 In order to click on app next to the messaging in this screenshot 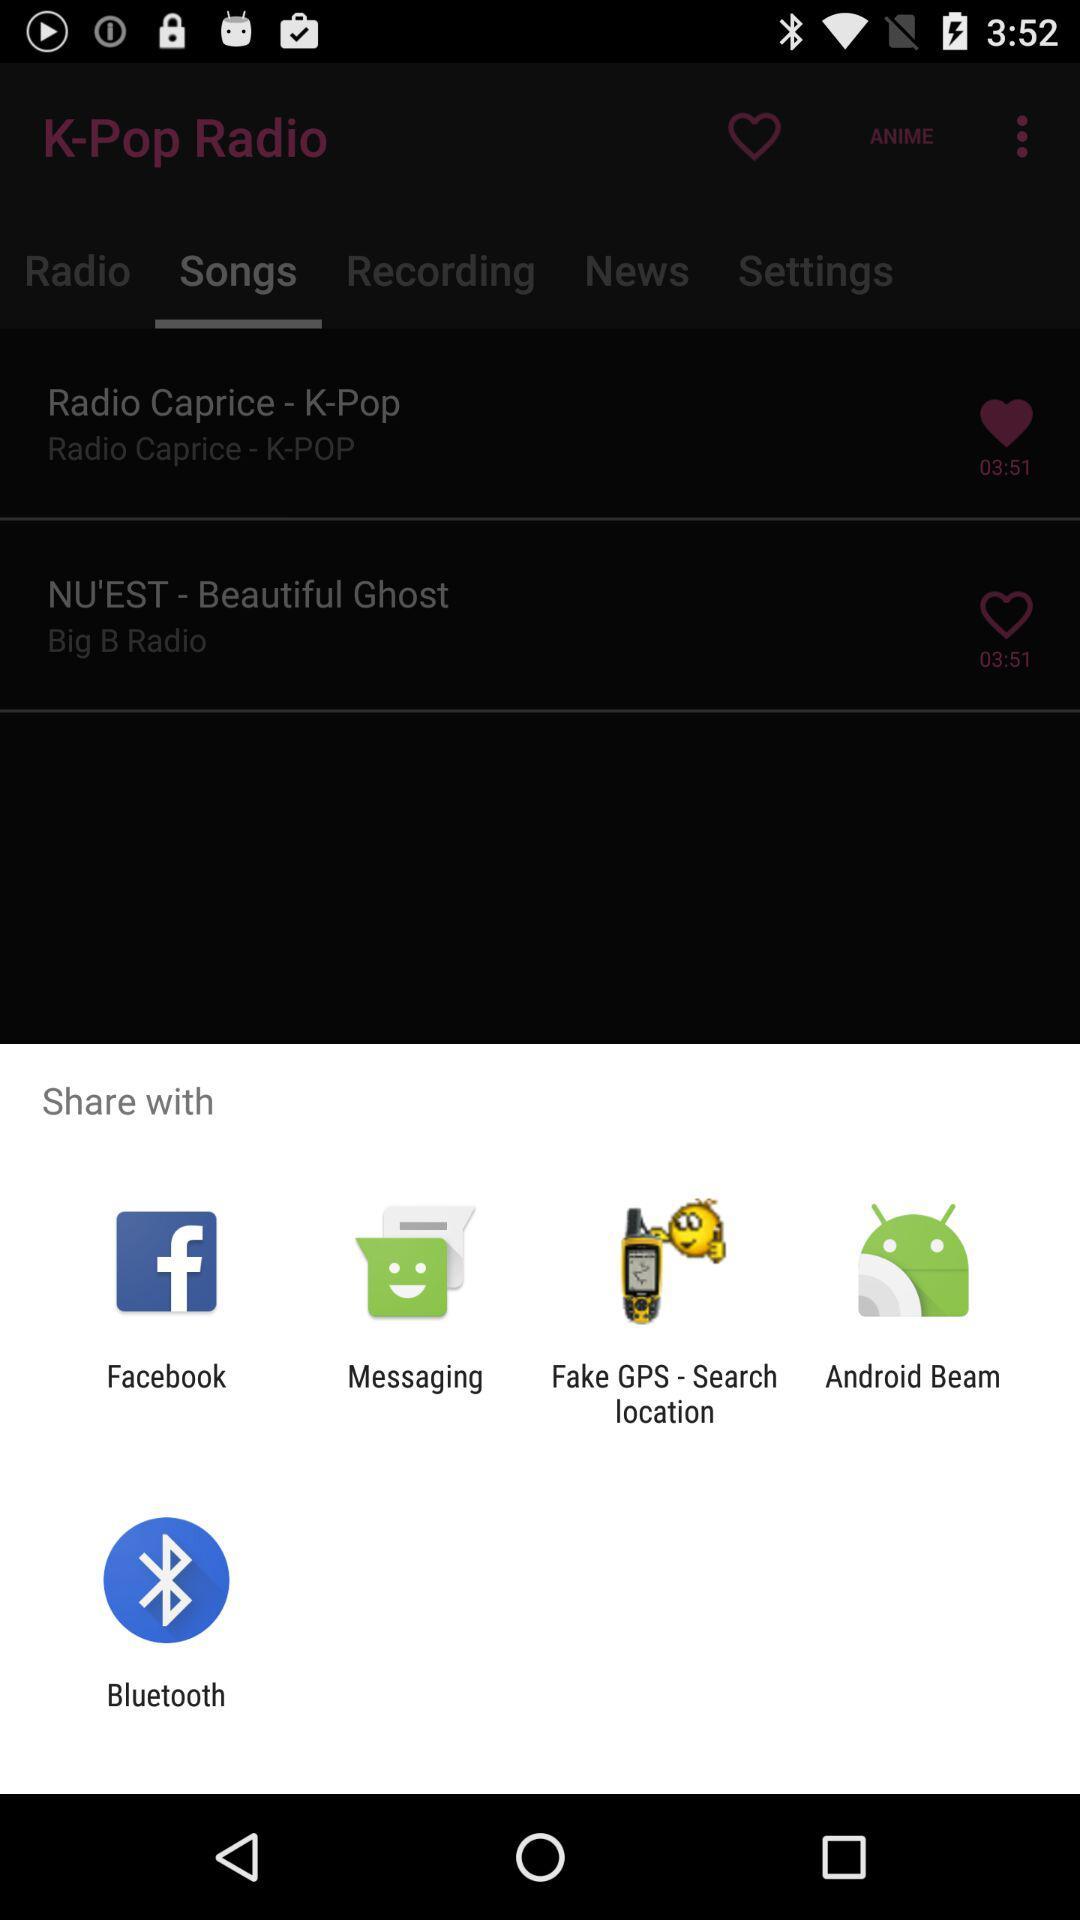, I will do `click(165, 1392)`.